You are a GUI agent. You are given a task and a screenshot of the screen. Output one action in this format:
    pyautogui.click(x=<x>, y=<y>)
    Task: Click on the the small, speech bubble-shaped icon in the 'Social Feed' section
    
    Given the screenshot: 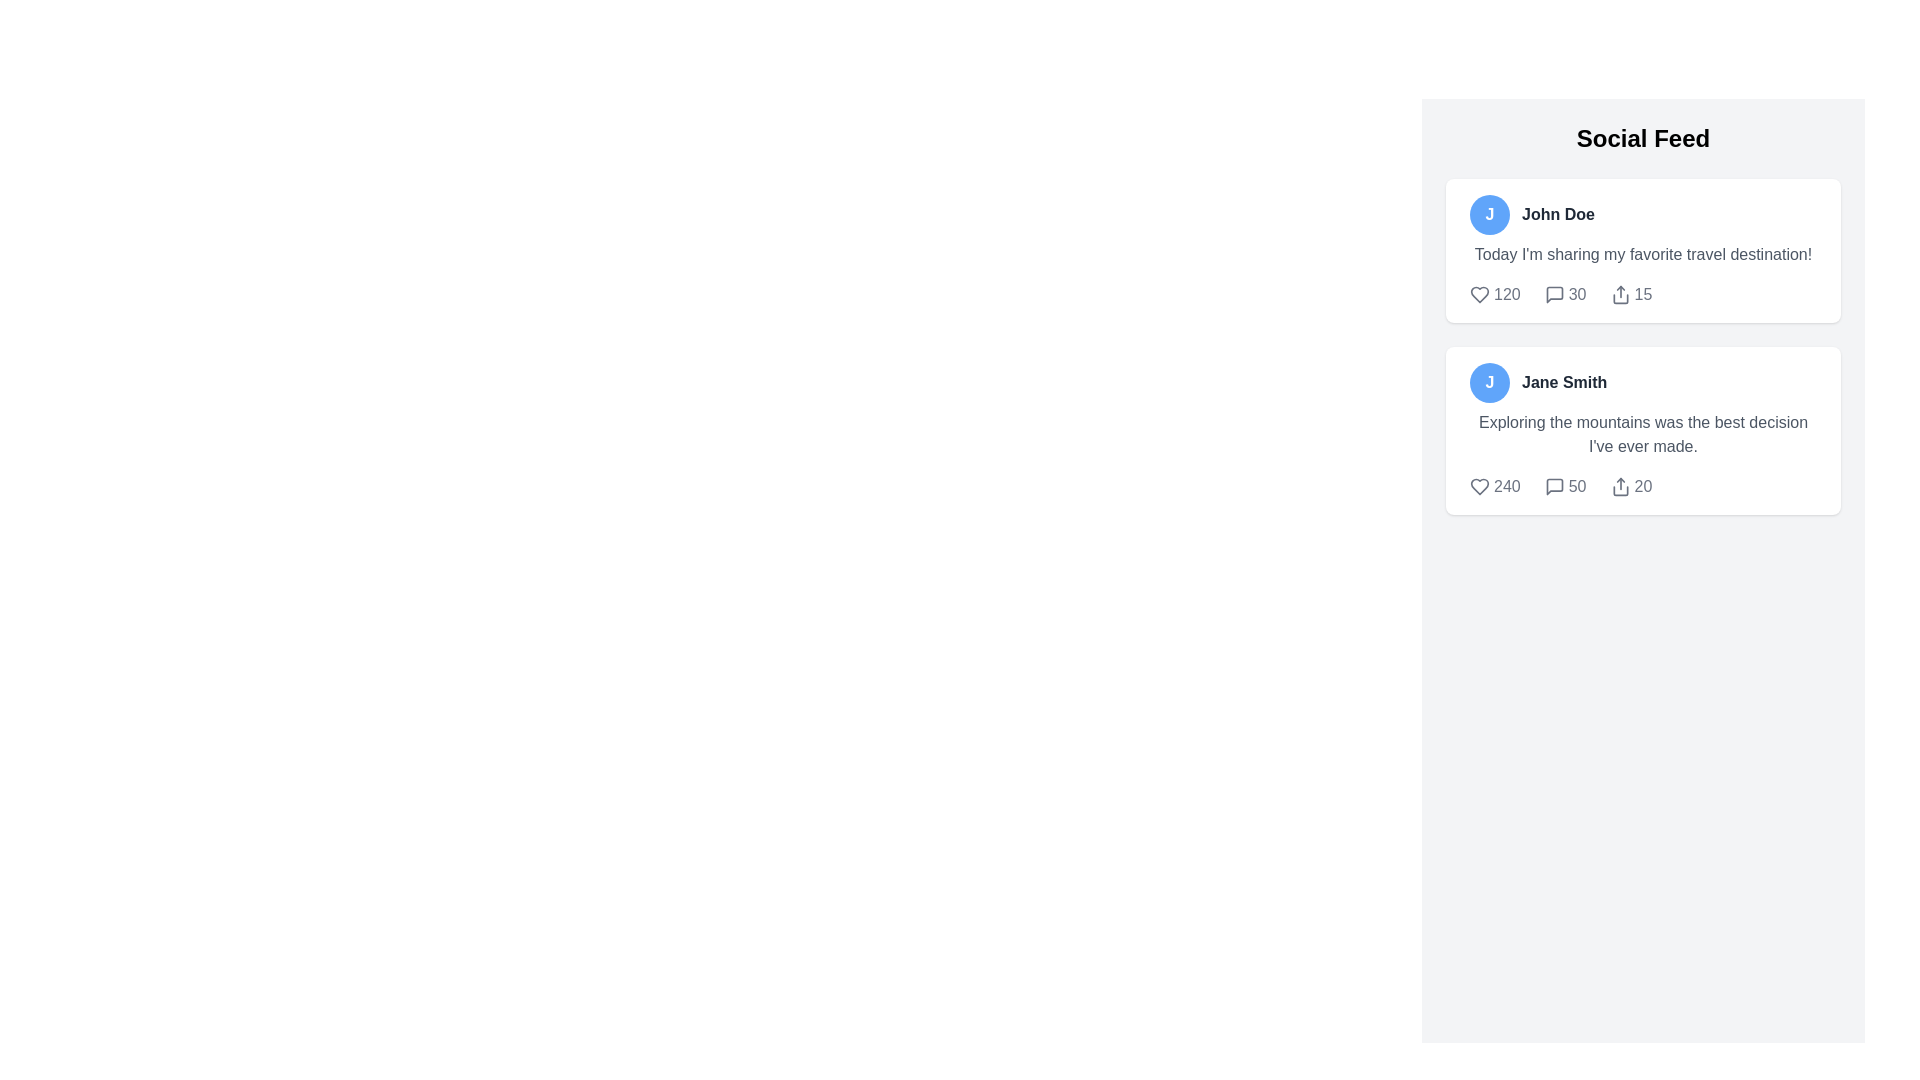 What is the action you would take?
    pyautogui.click(x=1553, y=294)
    